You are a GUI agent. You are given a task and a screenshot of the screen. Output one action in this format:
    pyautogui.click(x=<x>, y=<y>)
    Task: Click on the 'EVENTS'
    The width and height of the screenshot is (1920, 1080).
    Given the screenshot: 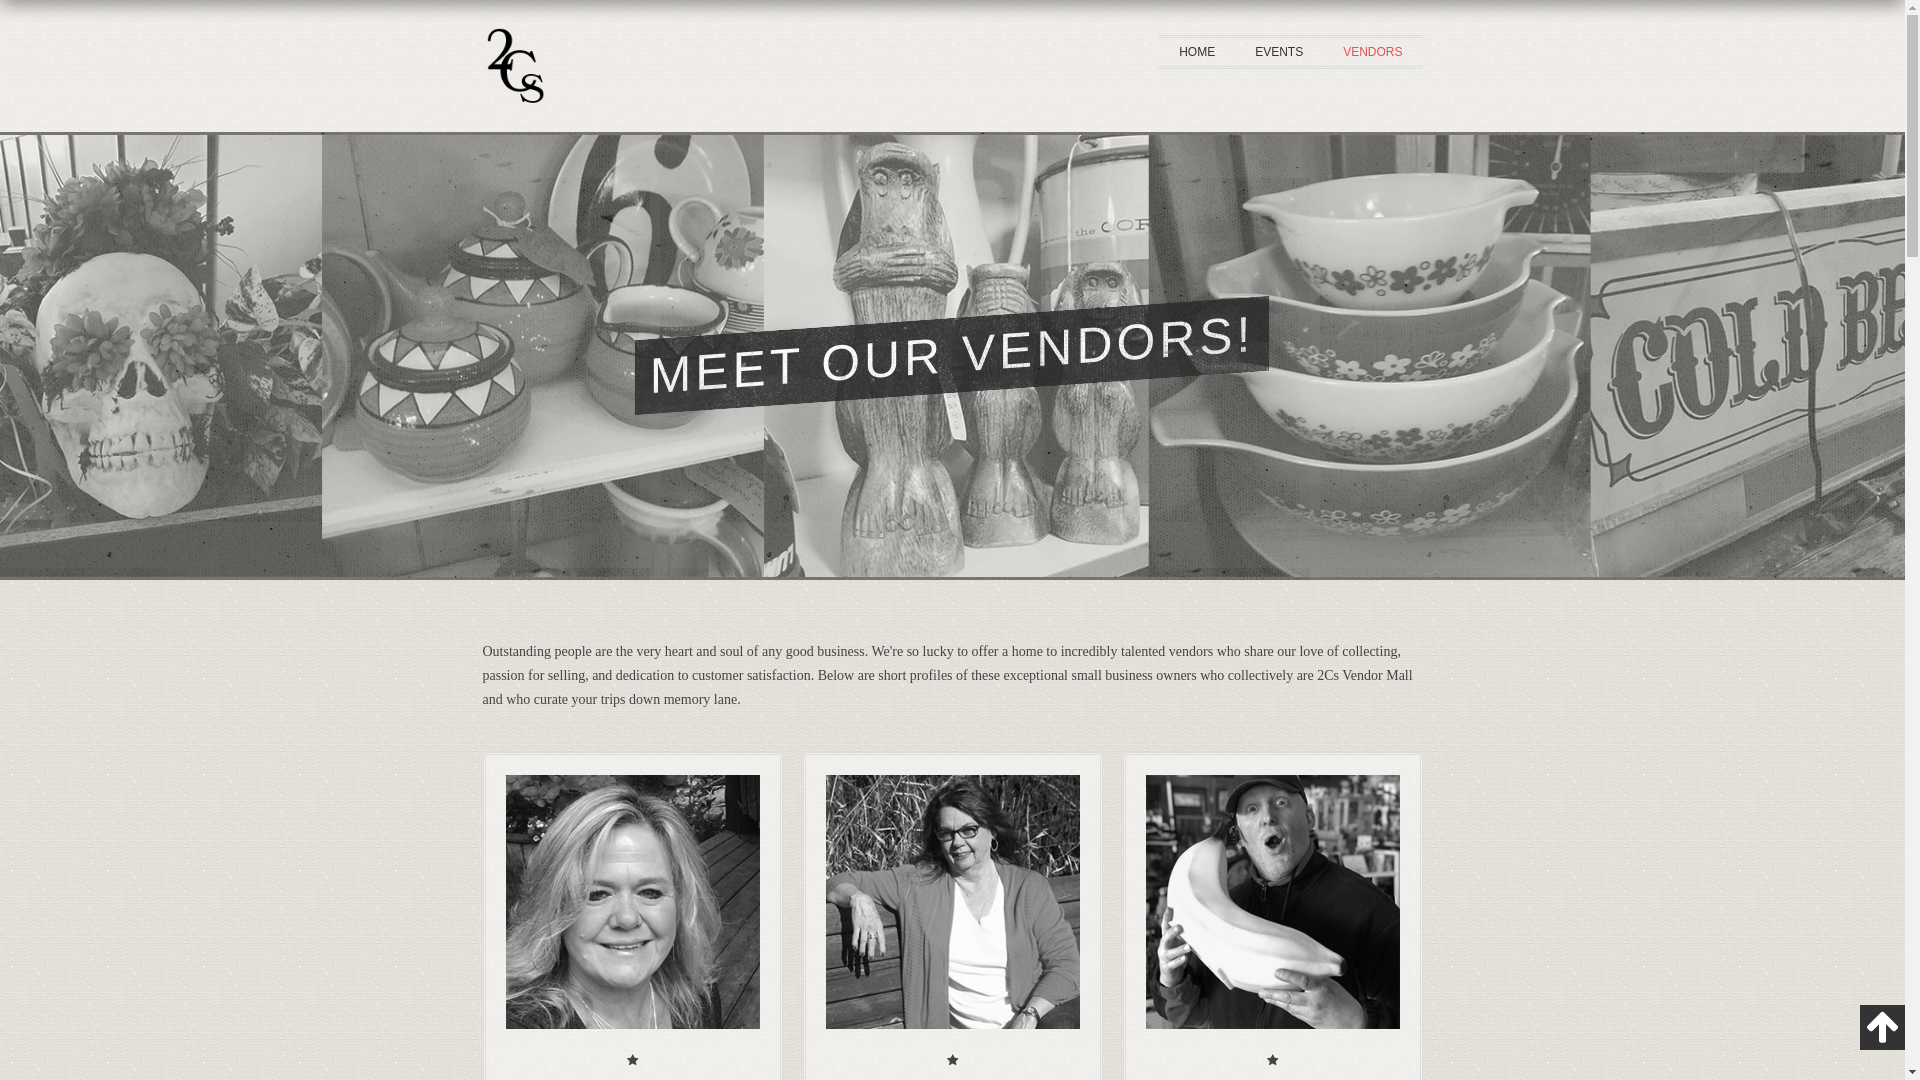 What is the action you would take?
    pyautogui.click(x=1277, y=50)
    